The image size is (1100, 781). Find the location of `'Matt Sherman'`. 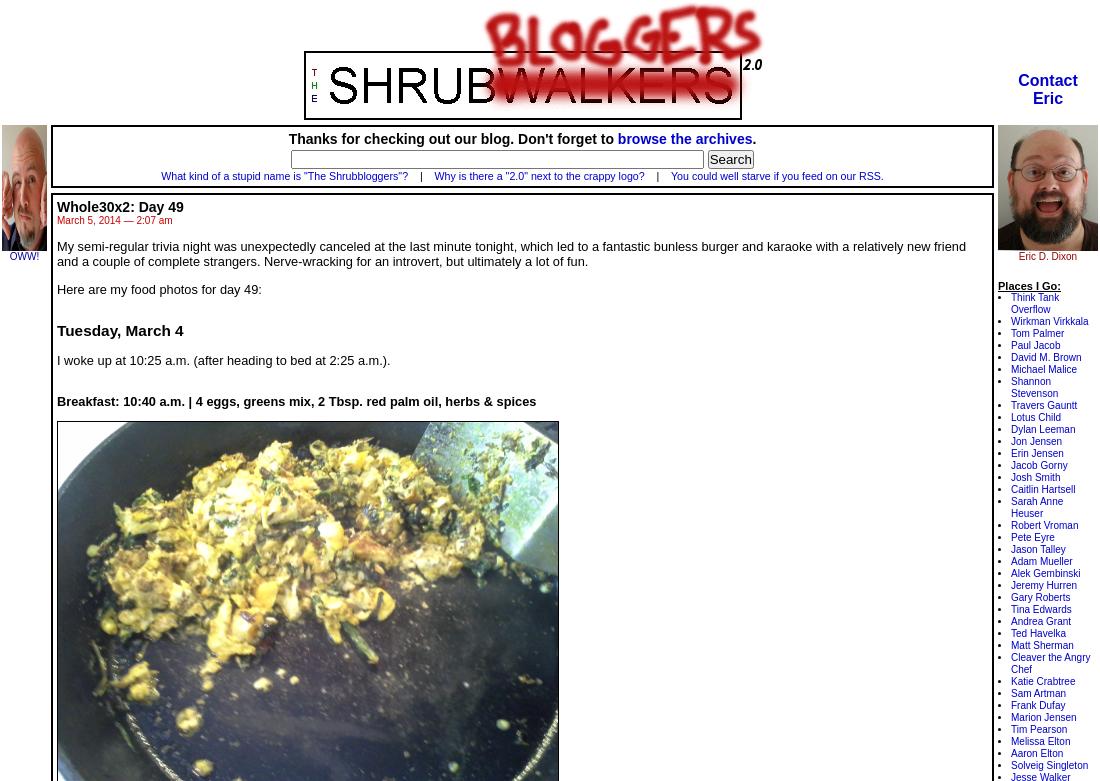

'Matt Sherman' is located at coordinates (1042, 645).